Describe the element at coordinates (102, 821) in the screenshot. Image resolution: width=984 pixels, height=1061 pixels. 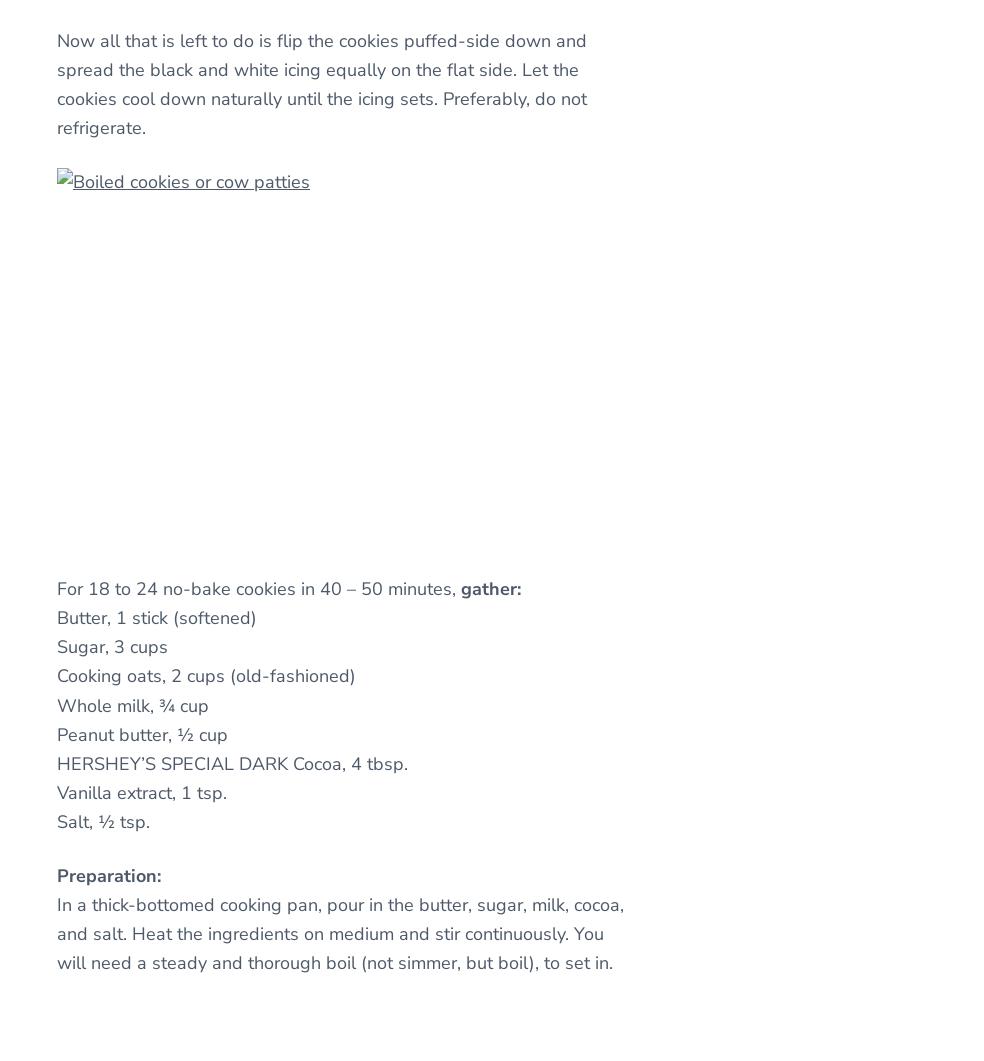
I see `'Salt, ½ tsp.'` at that location.